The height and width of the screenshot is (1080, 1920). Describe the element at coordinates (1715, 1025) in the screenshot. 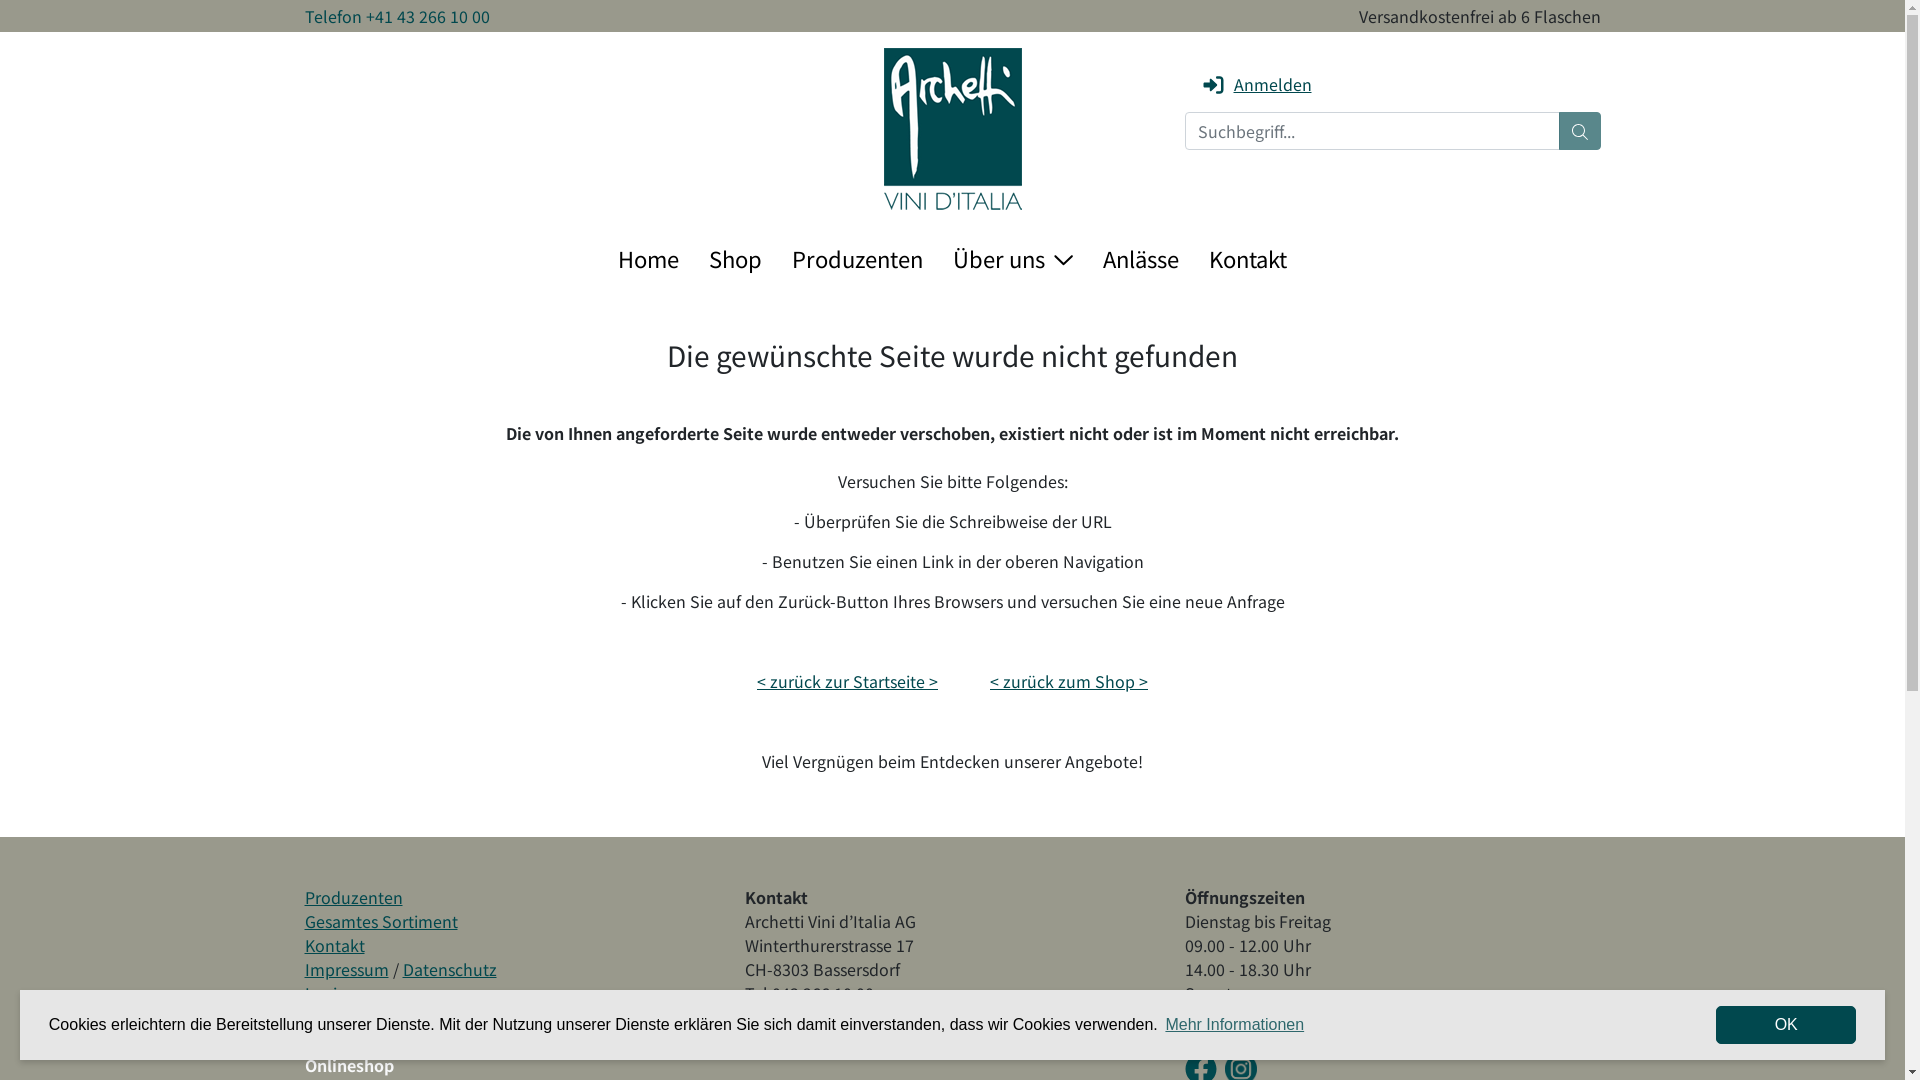

I see `'OK'` at that location.